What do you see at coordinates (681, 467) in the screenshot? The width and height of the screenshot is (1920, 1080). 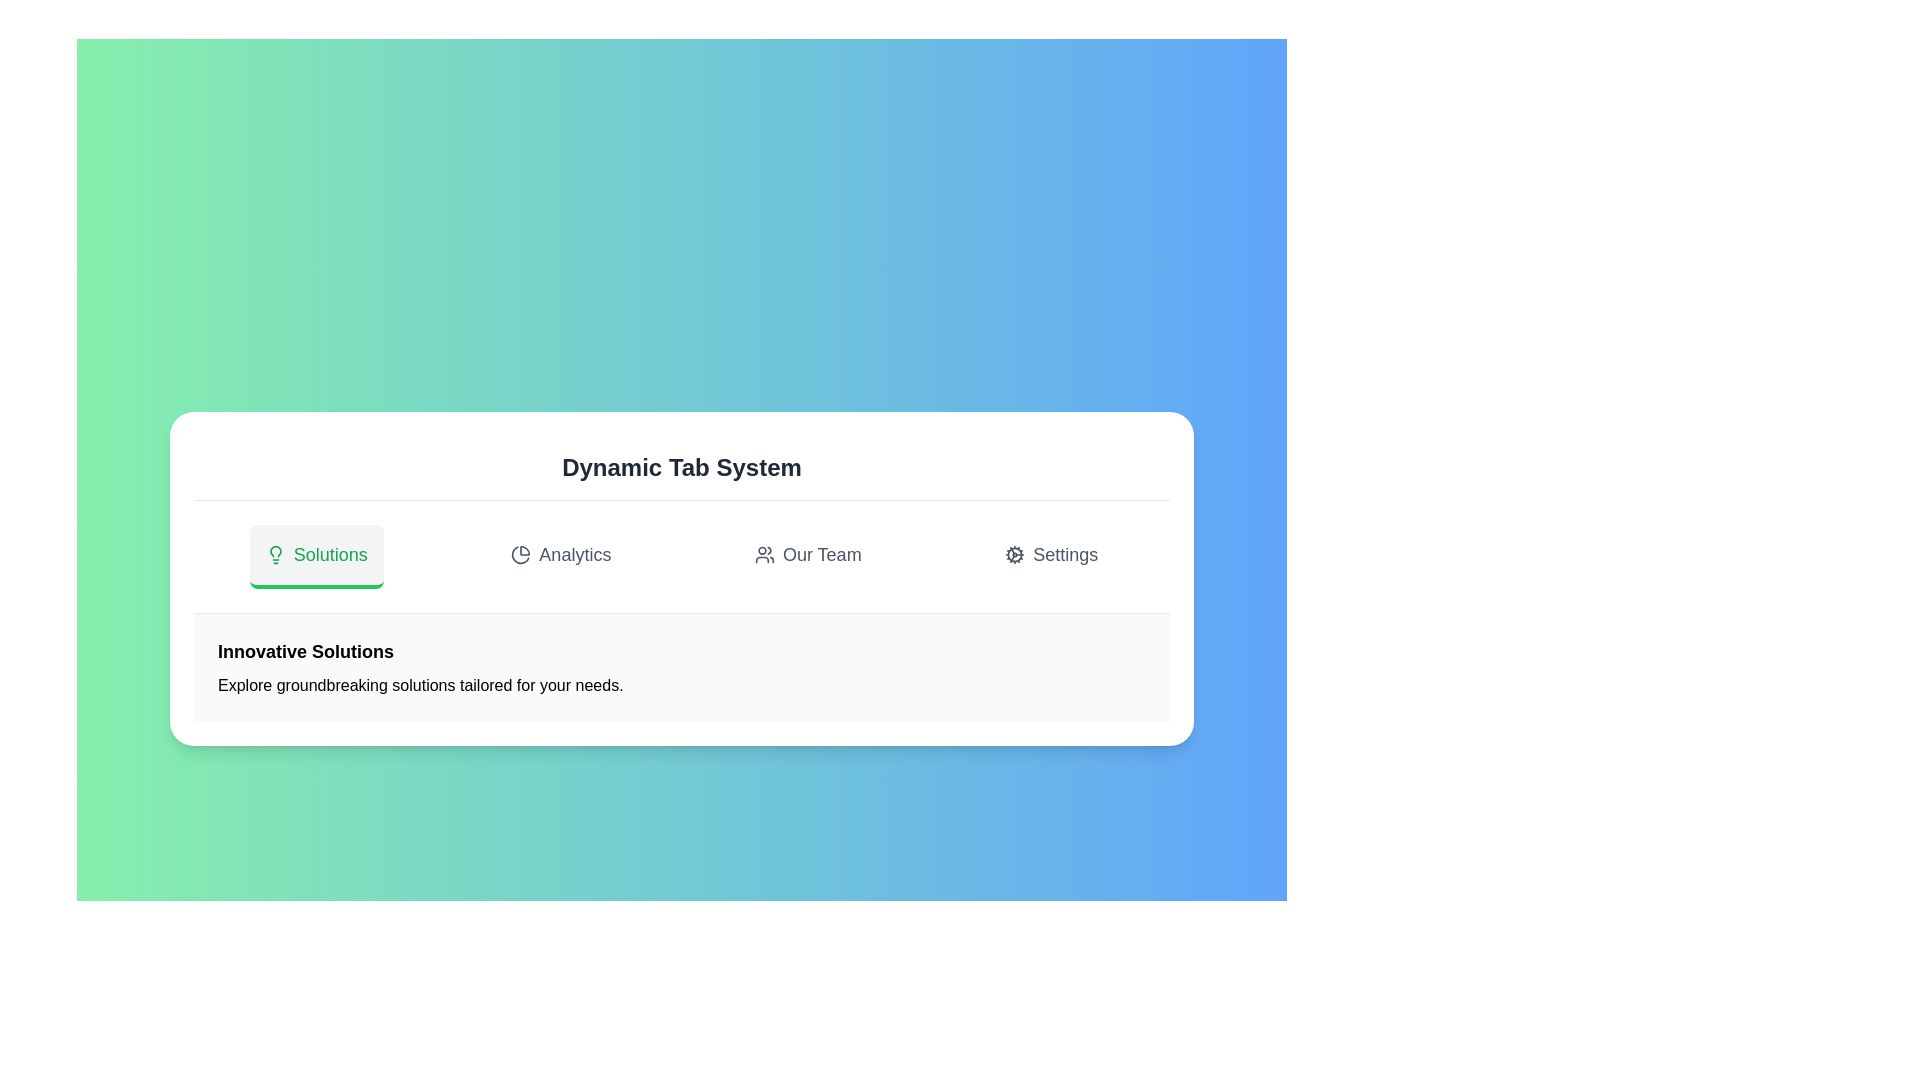 I see `the text label displaying 'Dynamic Tab System', which is prominently located in the header section of the tab interface` at bounding box center [681, 467].